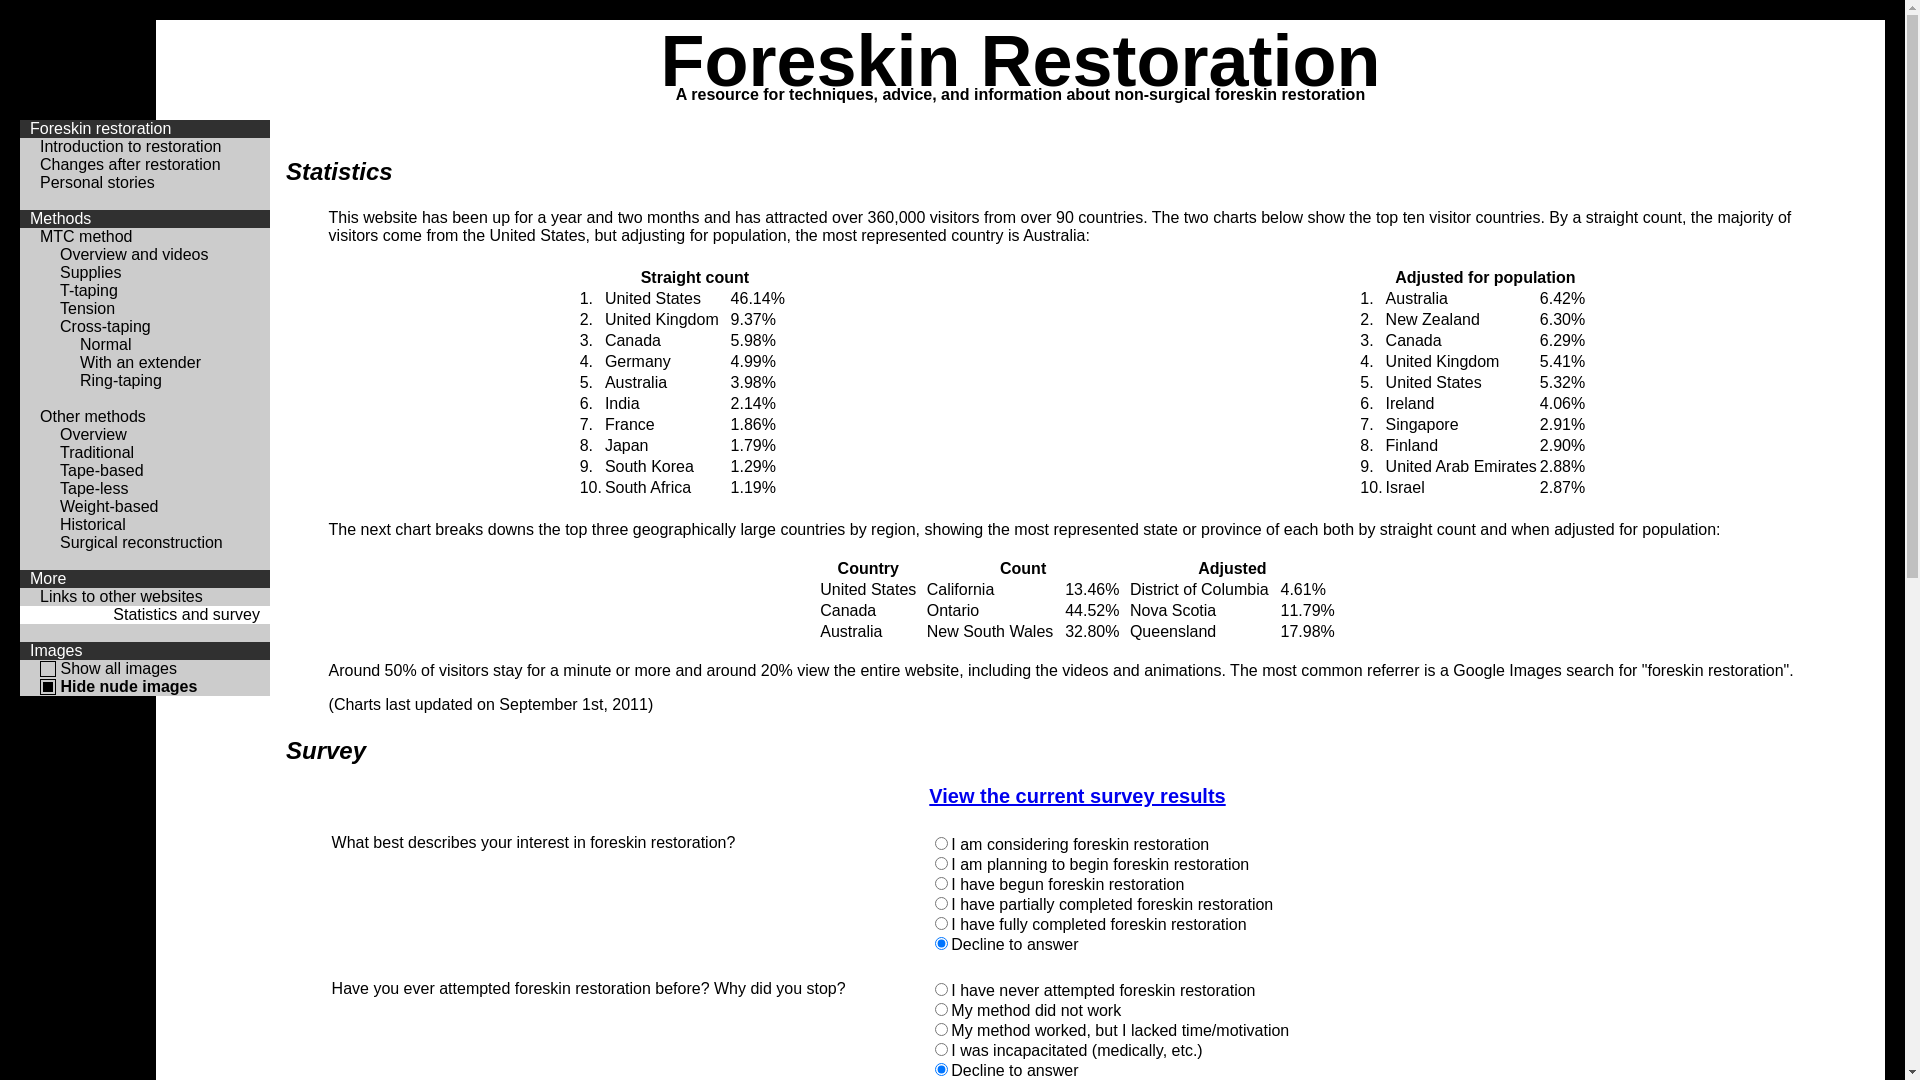  I want to click on 'Weight-based', so click(108, 505).